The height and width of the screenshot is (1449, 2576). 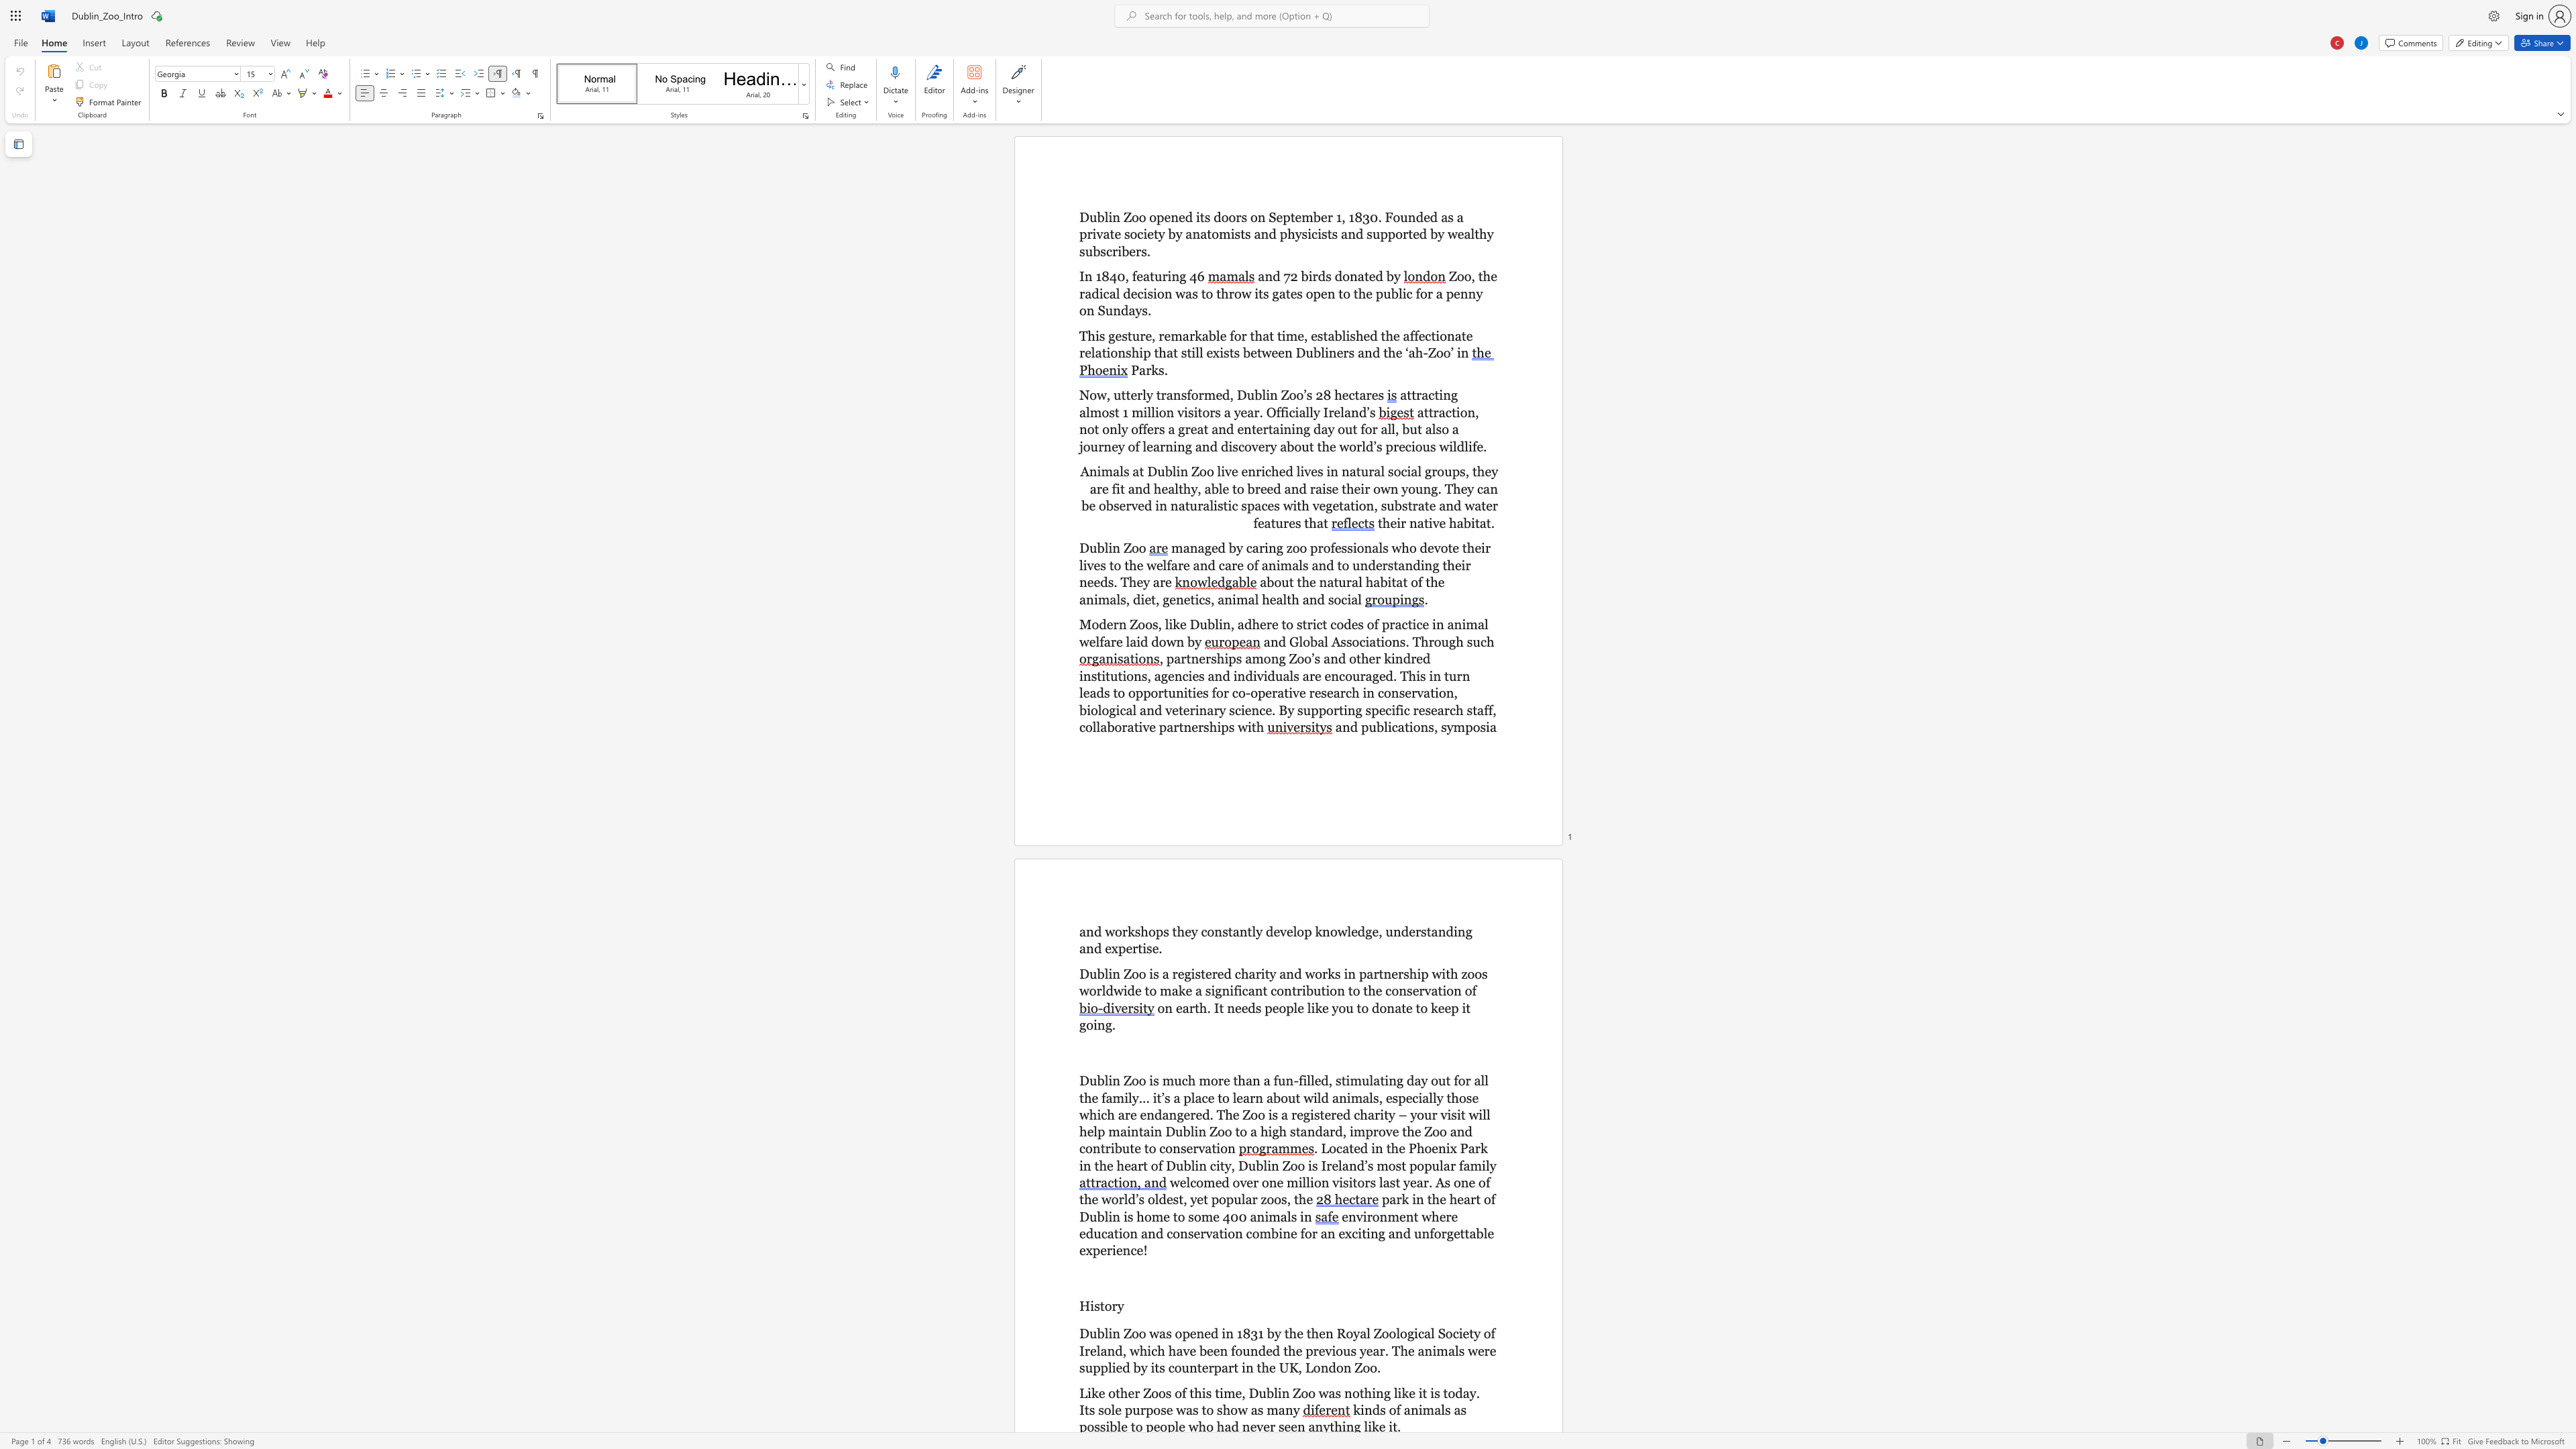 What do you see at coordinates (1181, 676) in the screenshot?
I see `the subset text "cies and in" within the text ", partnerships among Zoo’s and other kindred institutions, agencies and individuals are encouraged. This in turn leads to opportunities for co-operative research in conservation, biological and veterinary science. By supporting specific research staff, collaborative partnerships with"` at bounding box center [1181, 676].